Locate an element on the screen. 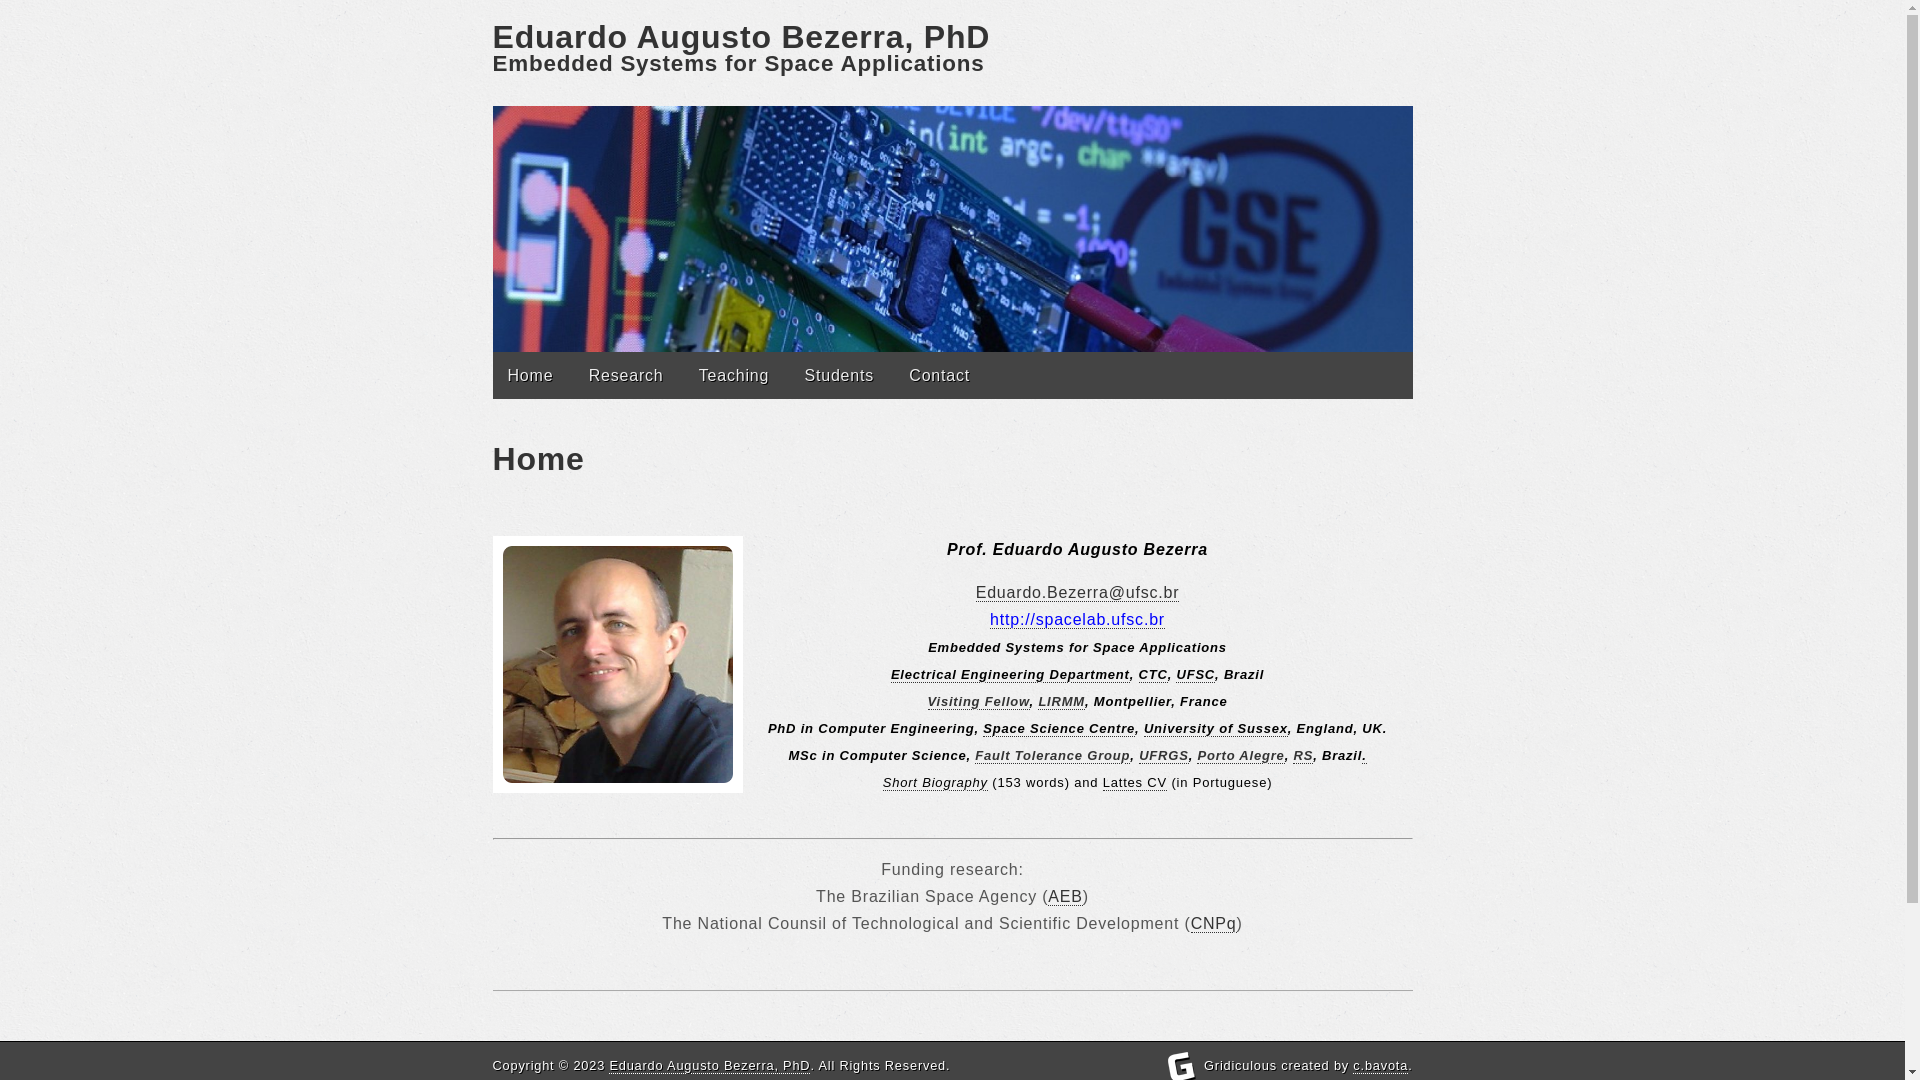 The image size is (1920, 1080). 'Research' is located at coordinates (625, 375).